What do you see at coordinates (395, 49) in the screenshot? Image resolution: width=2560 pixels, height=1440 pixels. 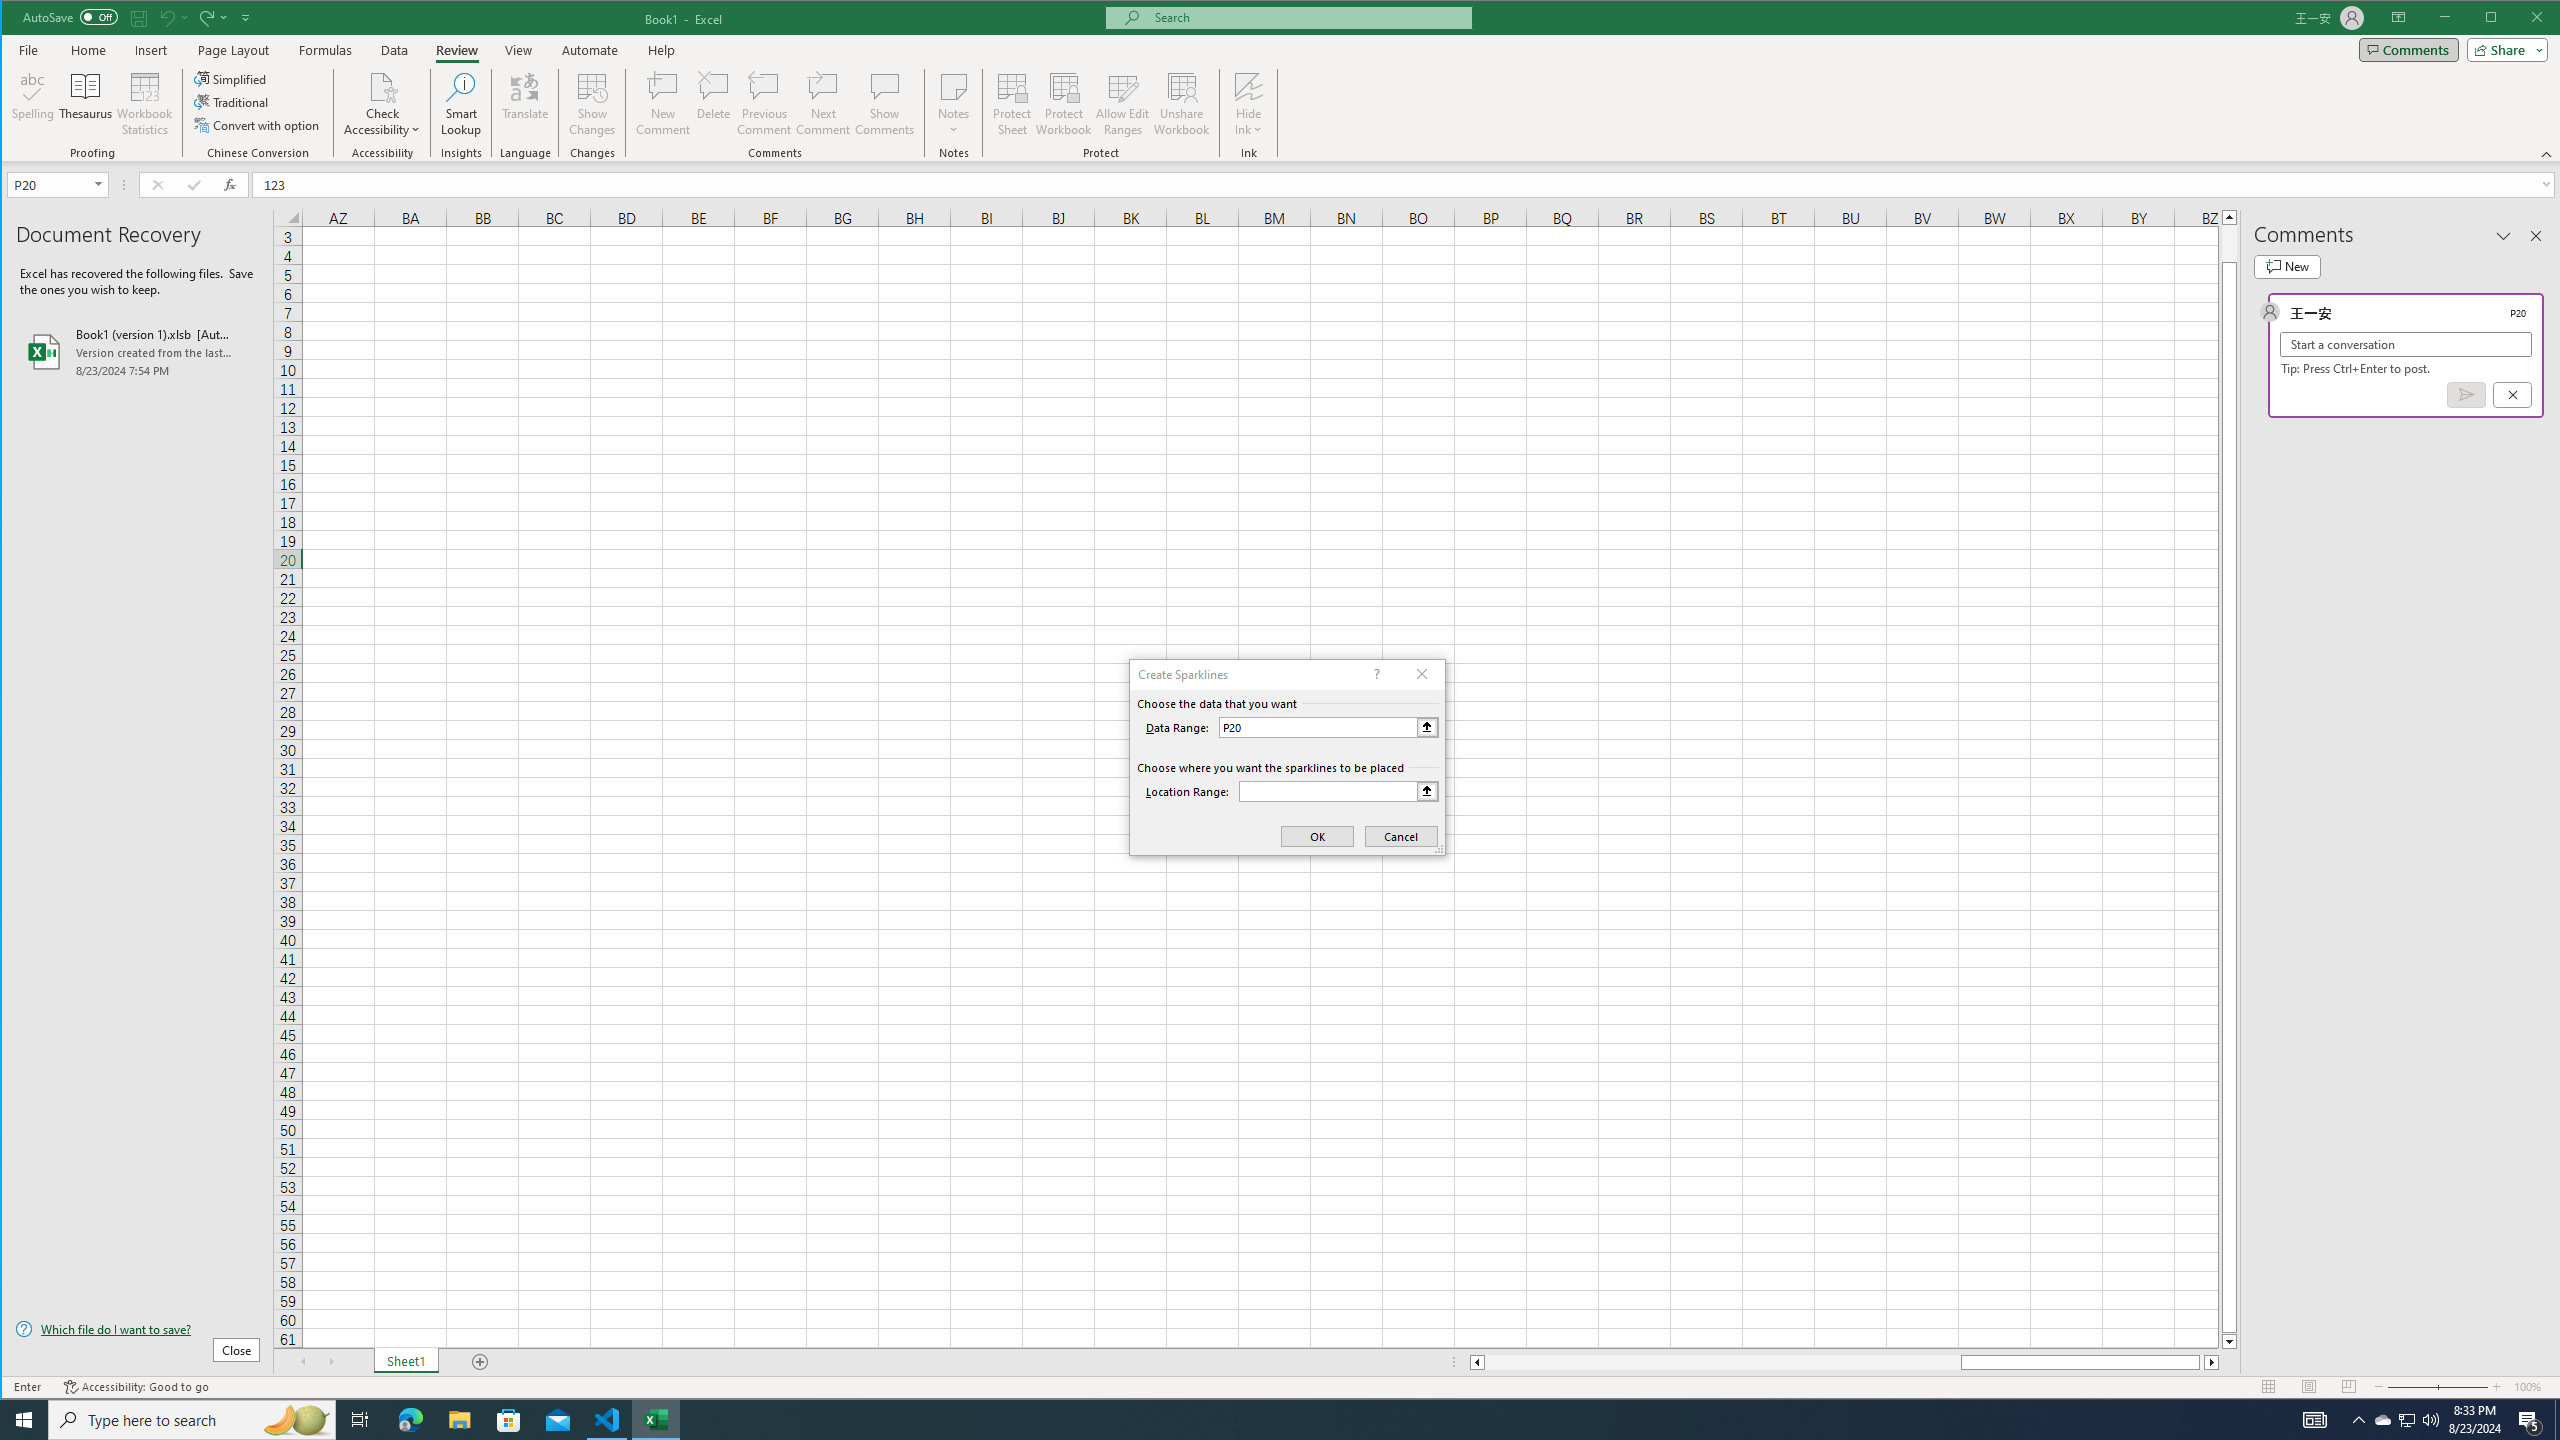 I see `'Data'` at bounding box center [395, 49].